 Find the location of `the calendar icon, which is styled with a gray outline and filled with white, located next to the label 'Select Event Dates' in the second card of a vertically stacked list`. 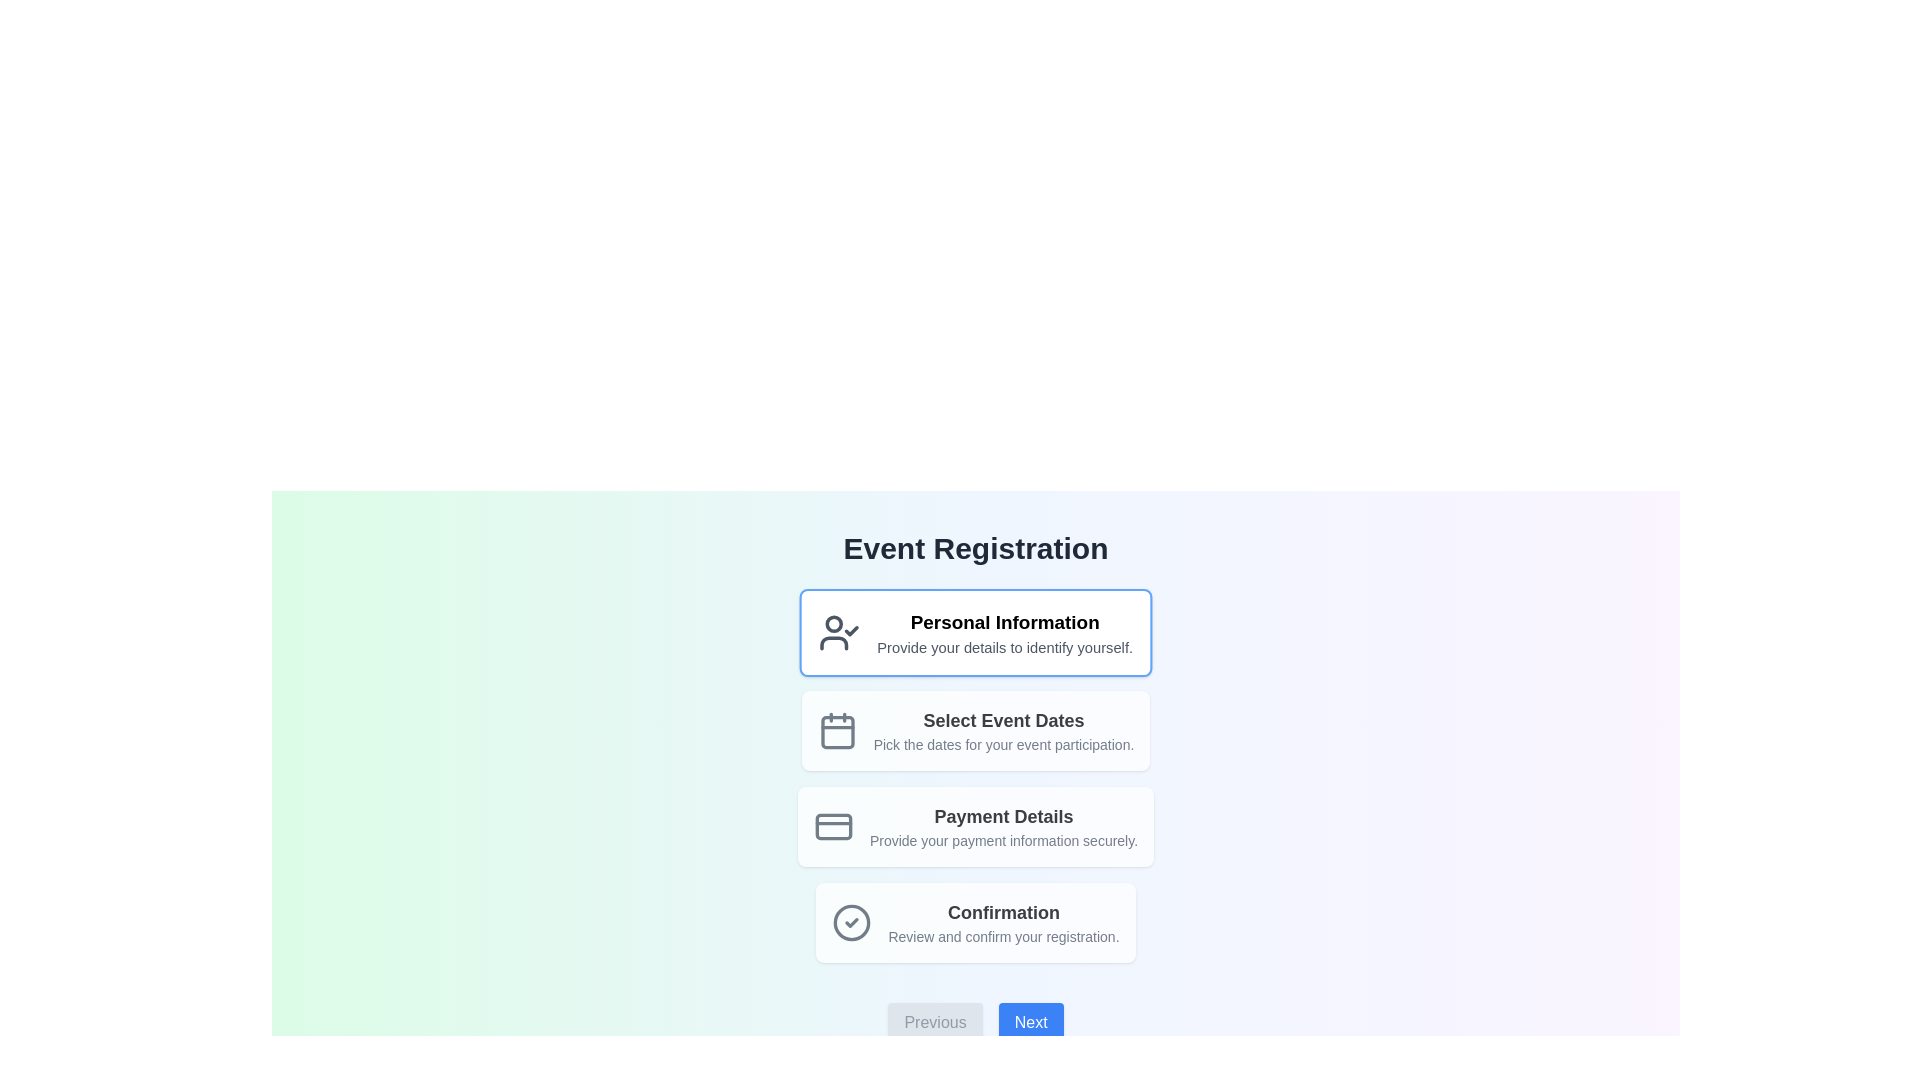

the calendar icon, which is styled with a gray outline and filled with white, located next to the label 'Select Event Dates' in the second card of a vertically stacked list is located at coordinates (837, 731).